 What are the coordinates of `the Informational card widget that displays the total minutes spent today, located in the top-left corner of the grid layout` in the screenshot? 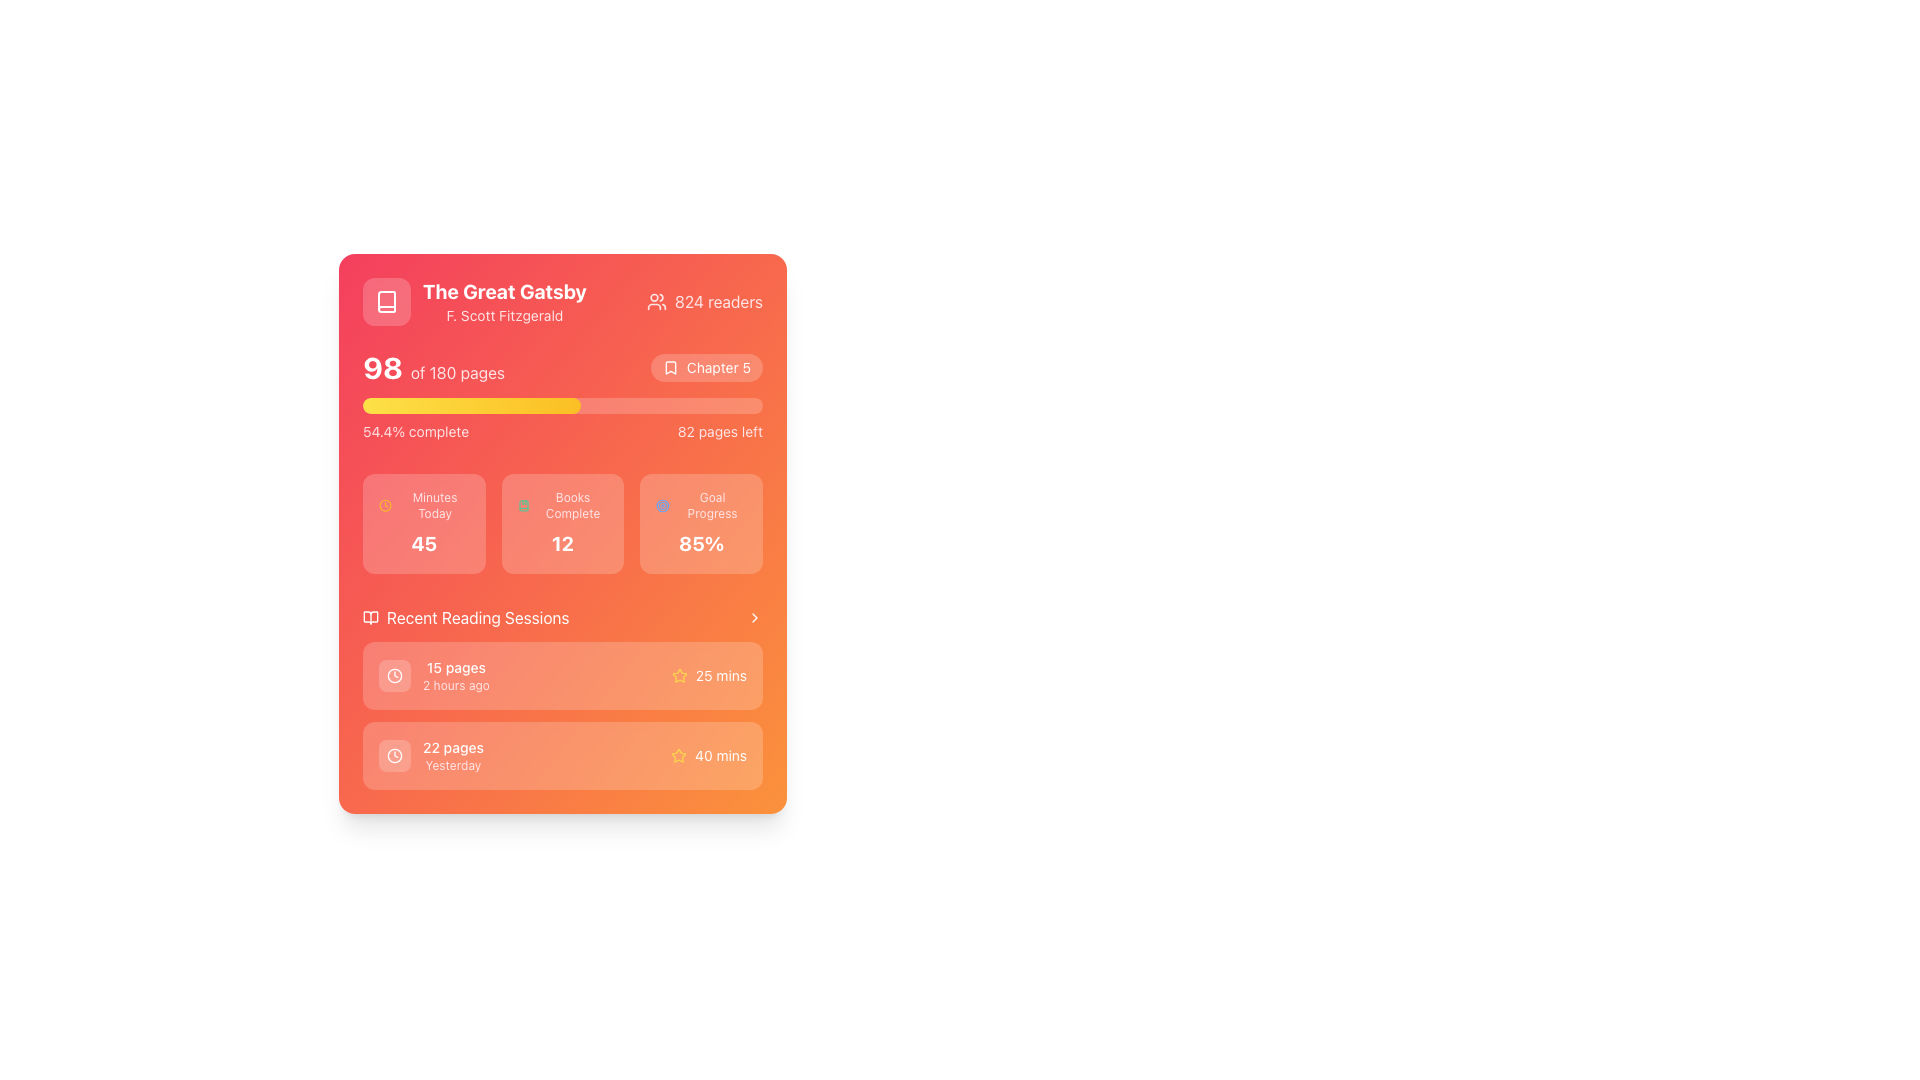 It's located at (423, 523).